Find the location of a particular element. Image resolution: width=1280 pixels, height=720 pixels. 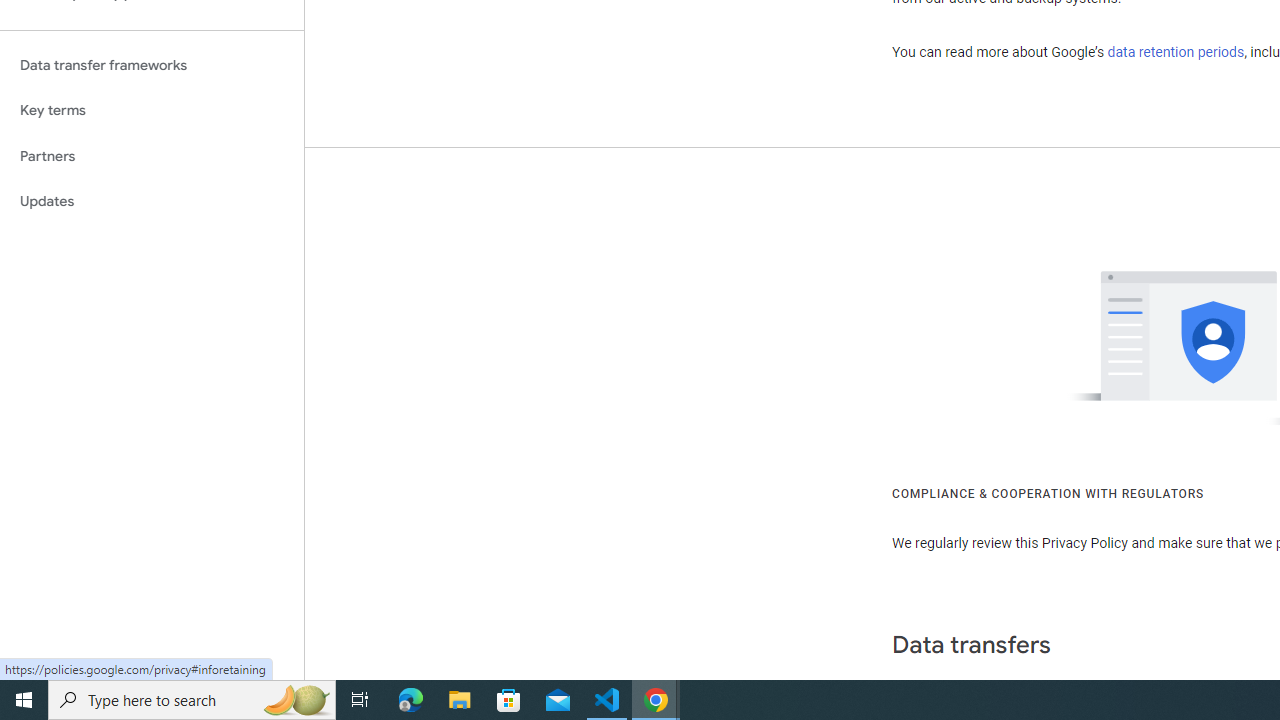

'Partners' is located at coordinates (151, 155).